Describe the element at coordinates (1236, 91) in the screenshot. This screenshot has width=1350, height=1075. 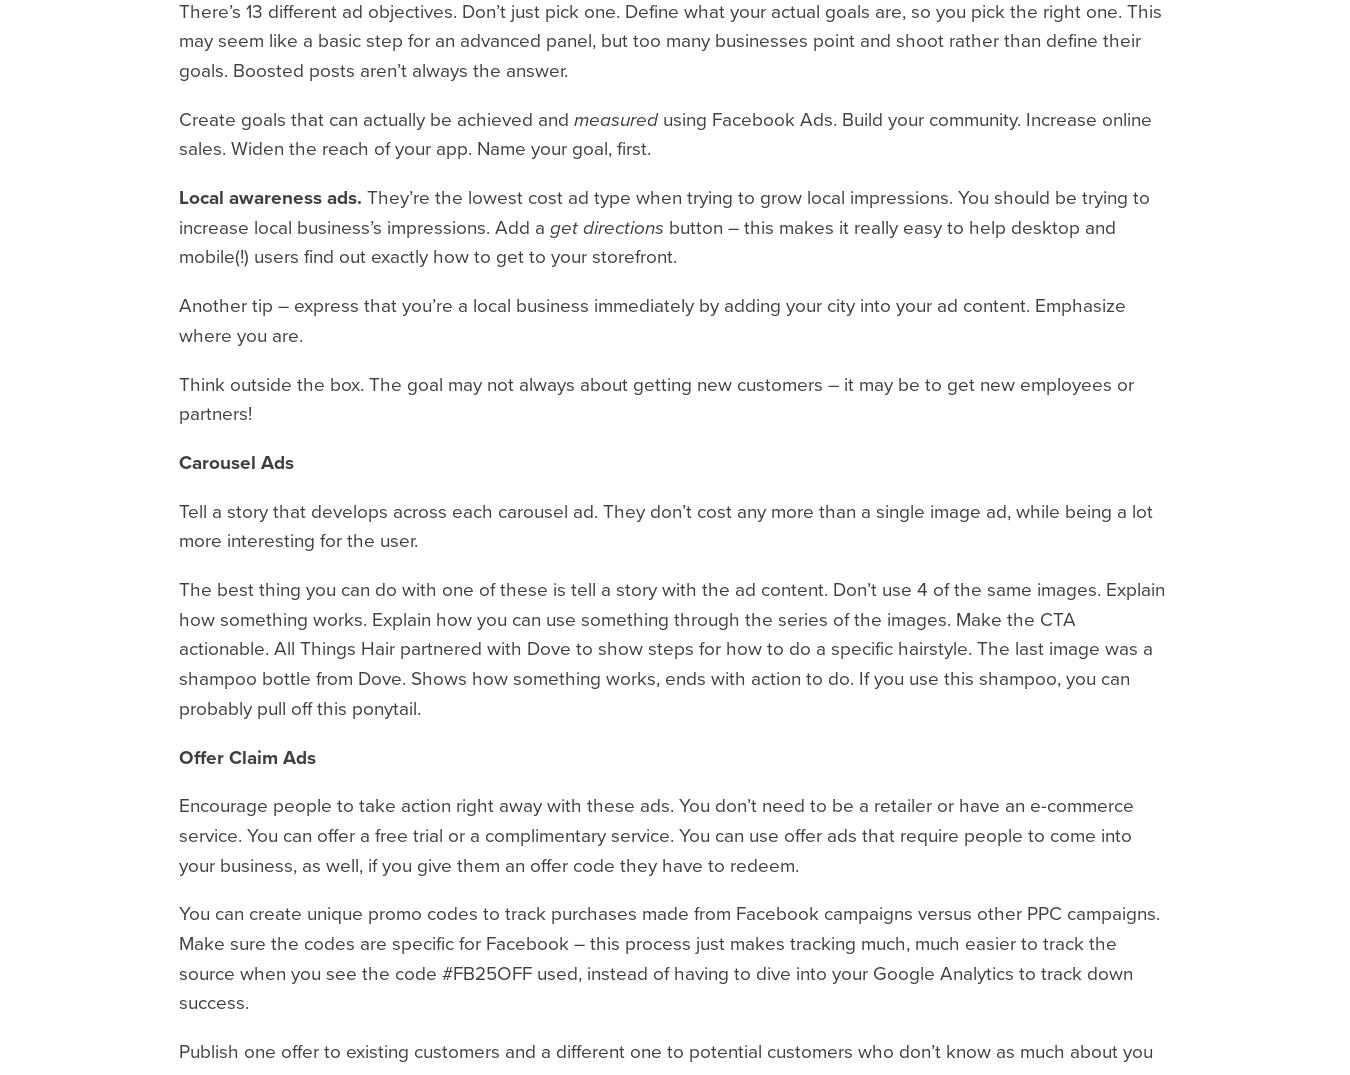
I see `'How to Conduct a Social Media Audit (And Why They Are Important)'` at that location.